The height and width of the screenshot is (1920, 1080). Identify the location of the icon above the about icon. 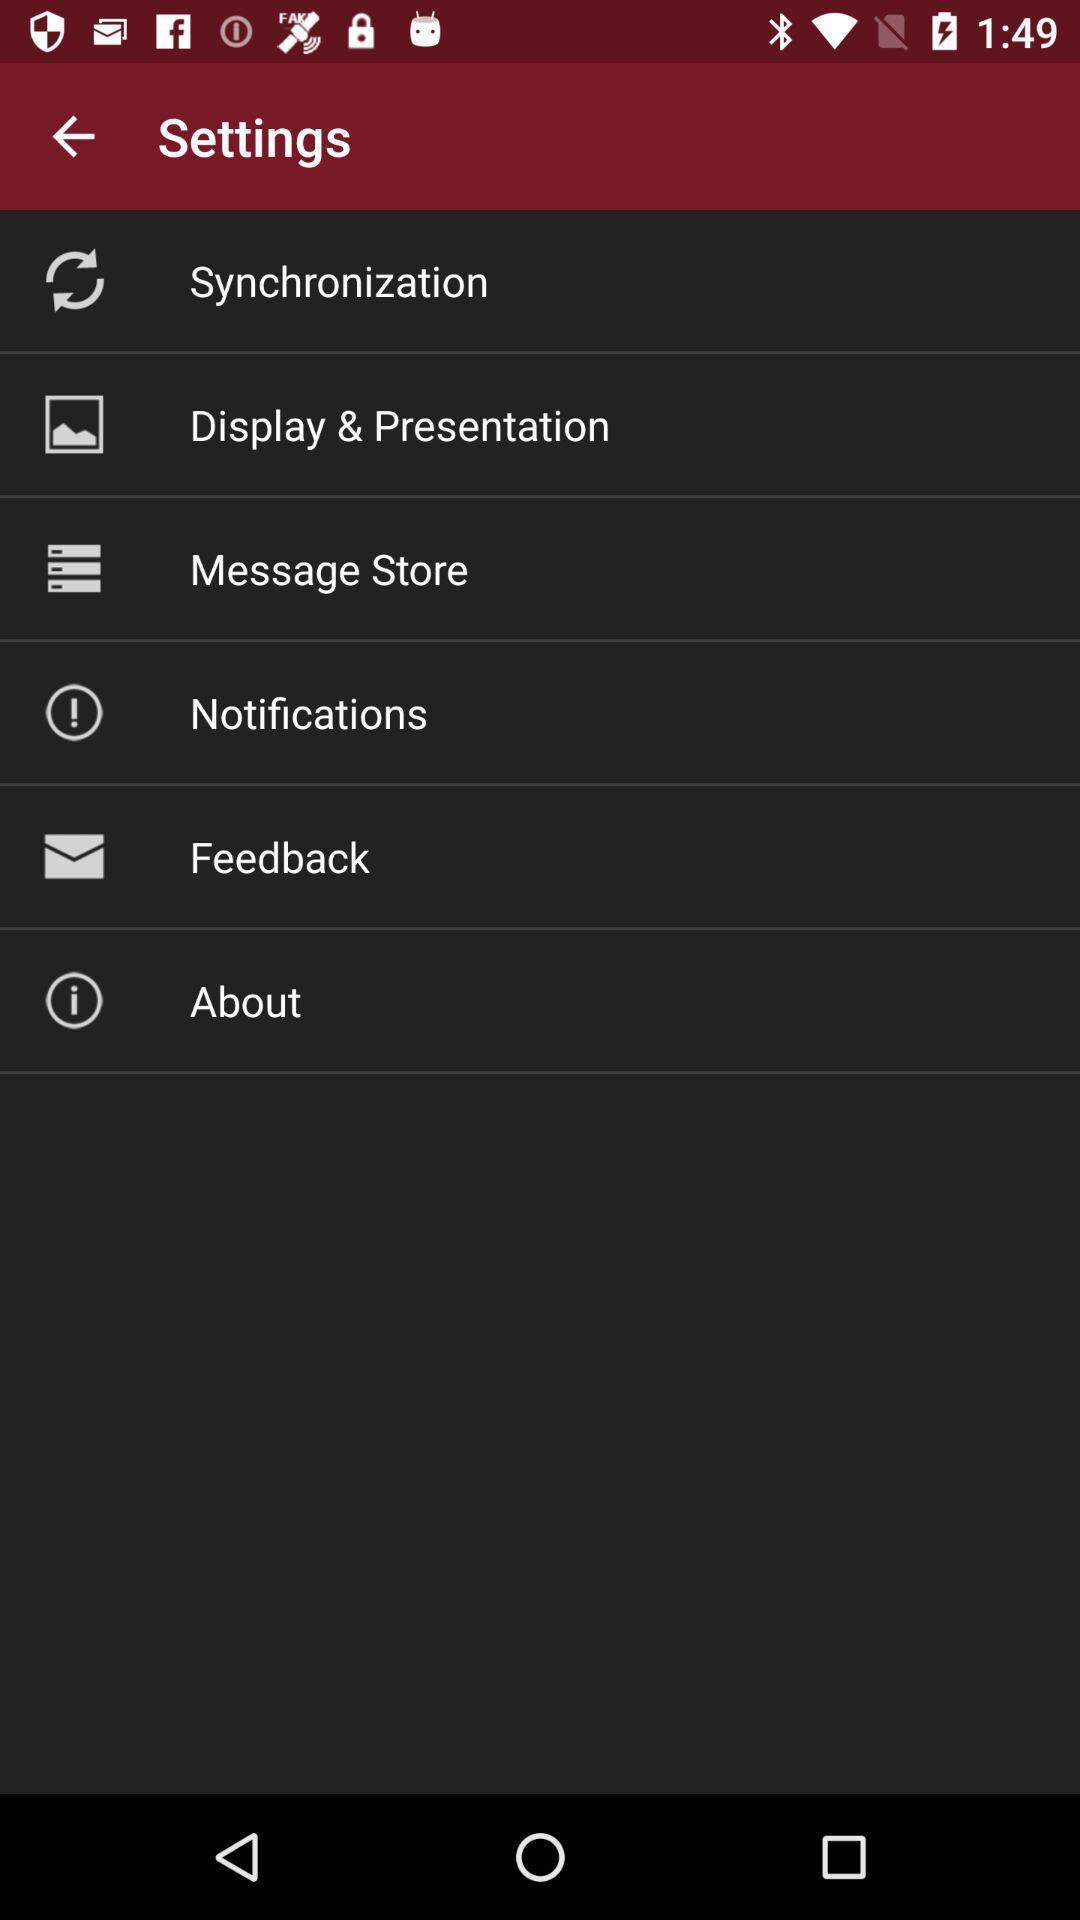
(279, 856).